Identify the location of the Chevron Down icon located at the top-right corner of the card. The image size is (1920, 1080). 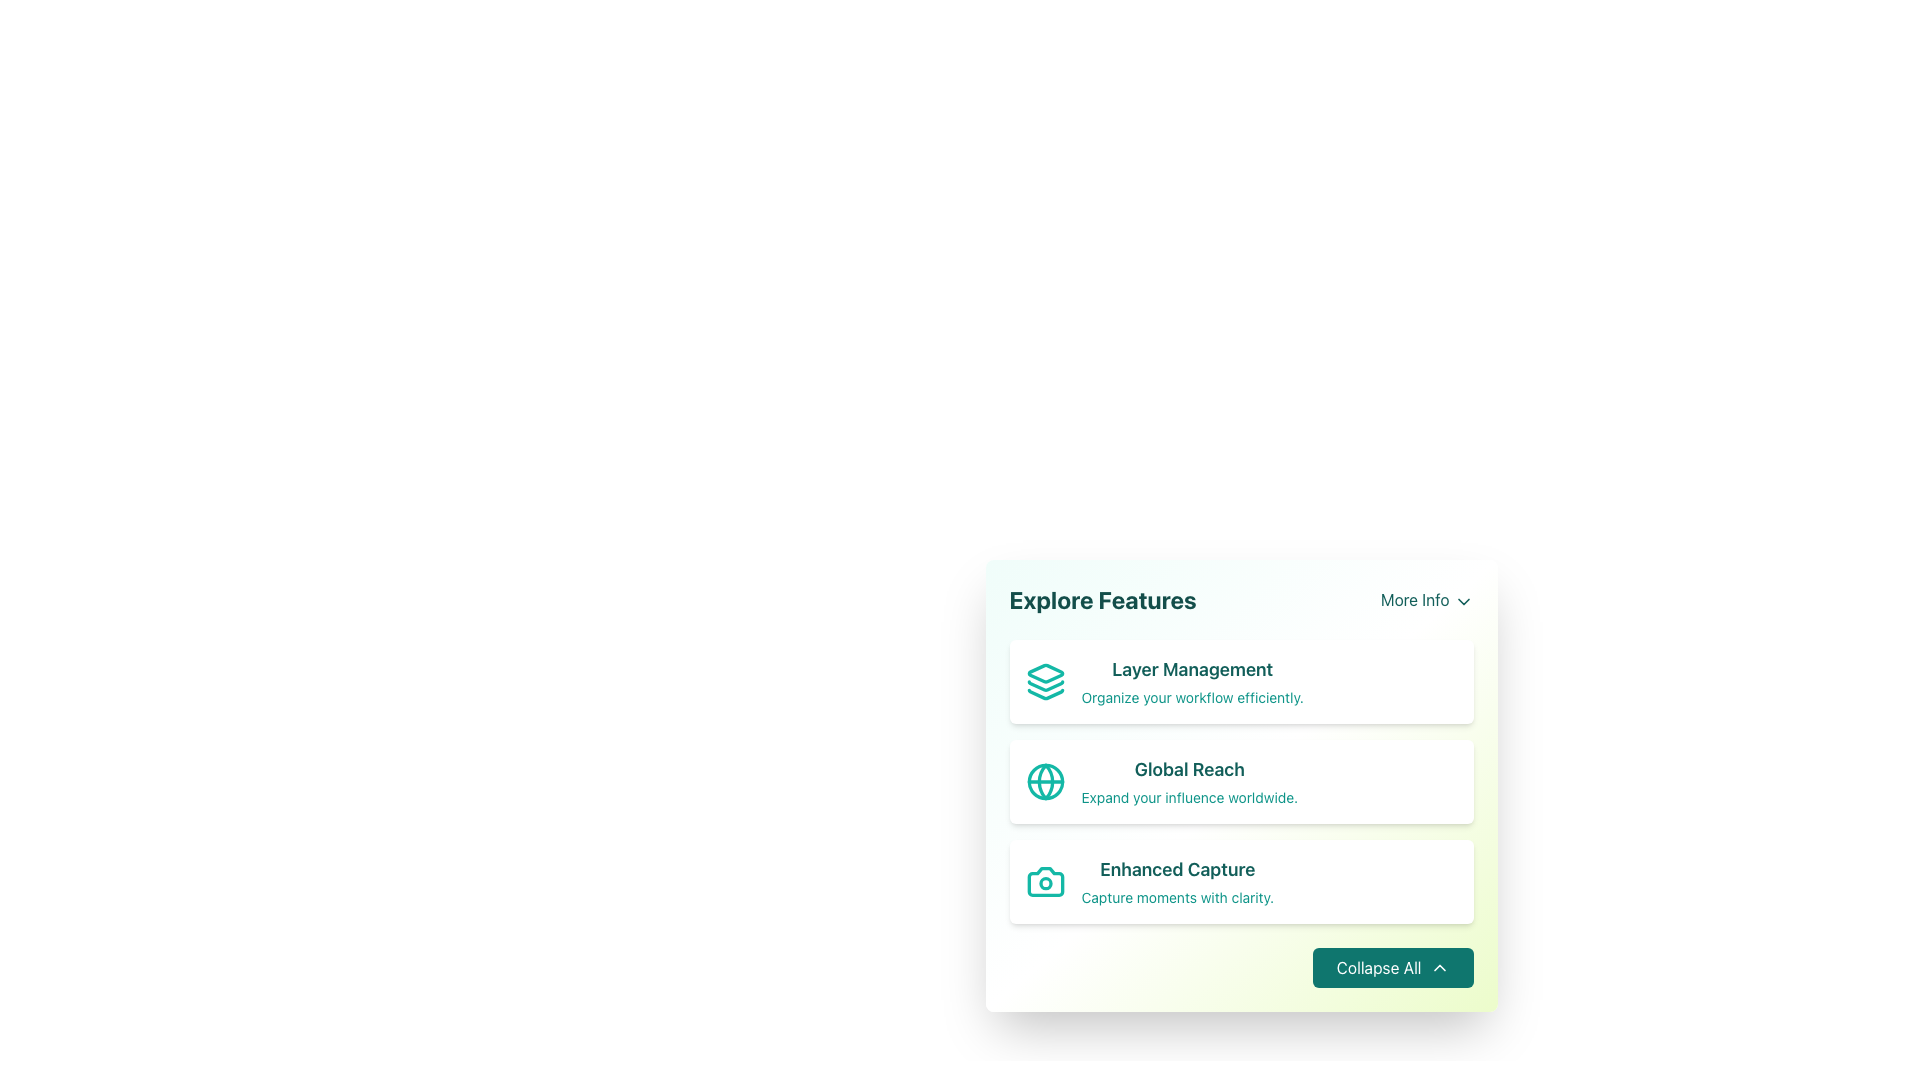
(1463, 600).